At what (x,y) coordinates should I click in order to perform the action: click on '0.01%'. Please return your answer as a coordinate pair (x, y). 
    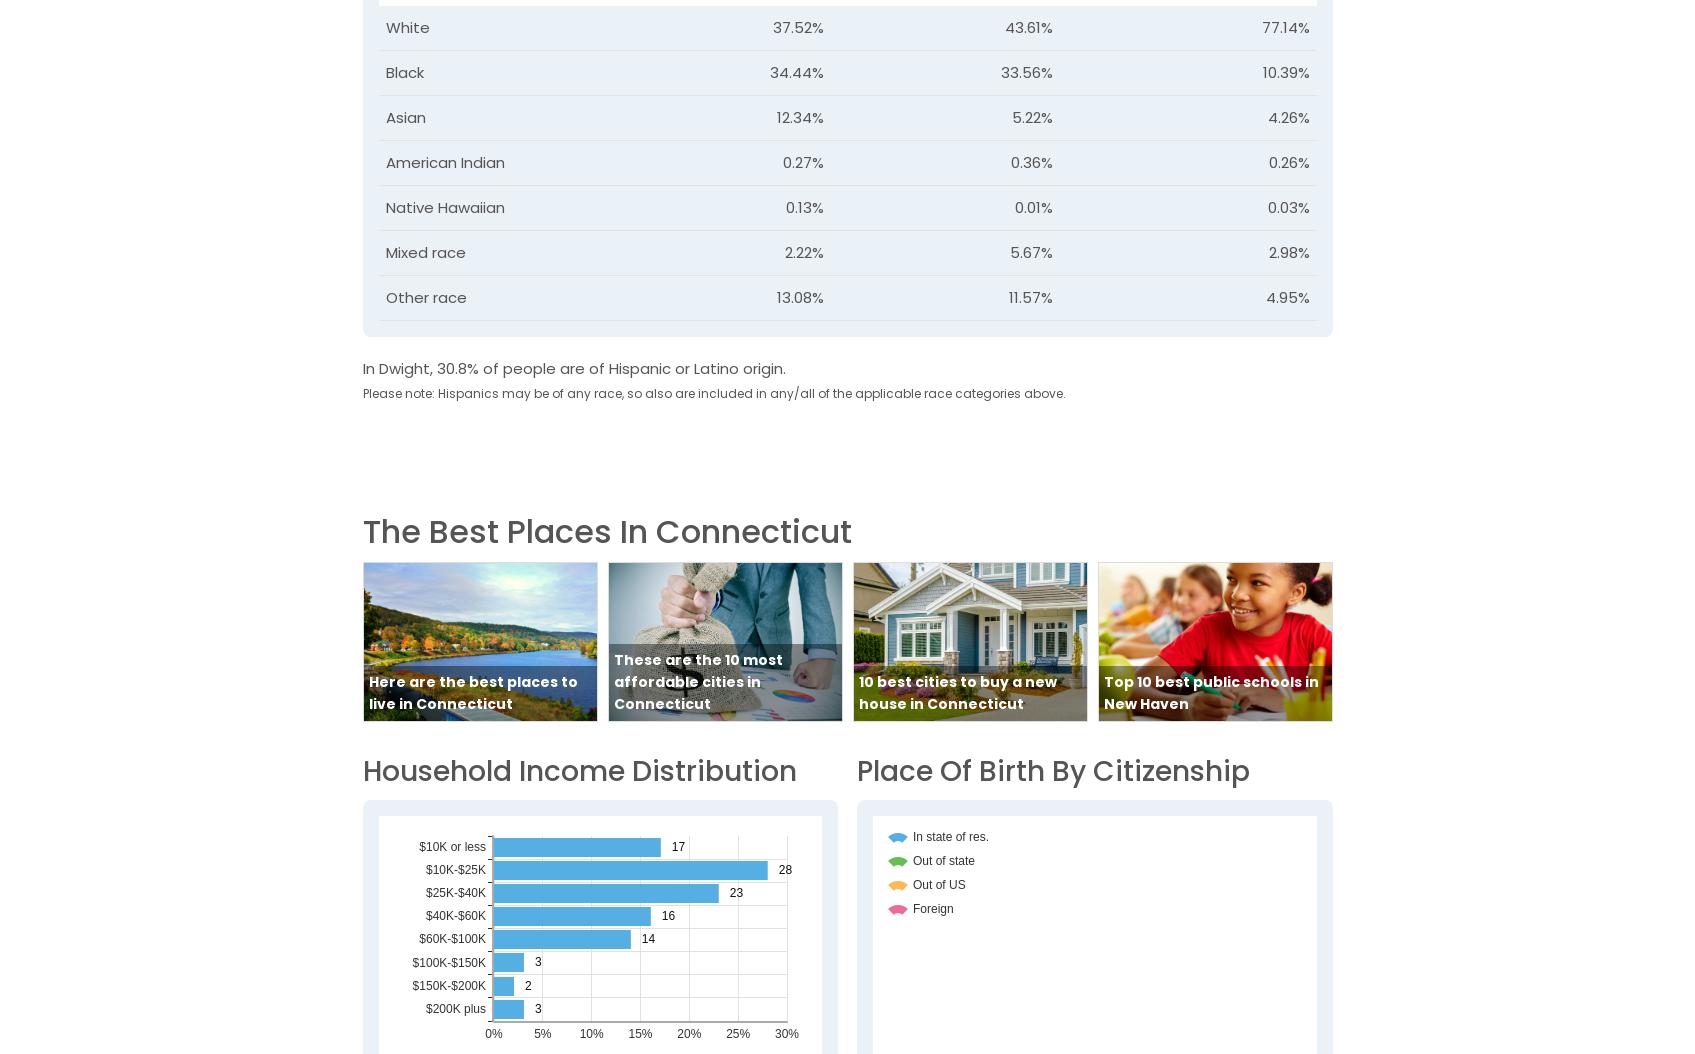
    Looking at the image, I should click on (1032, 205).